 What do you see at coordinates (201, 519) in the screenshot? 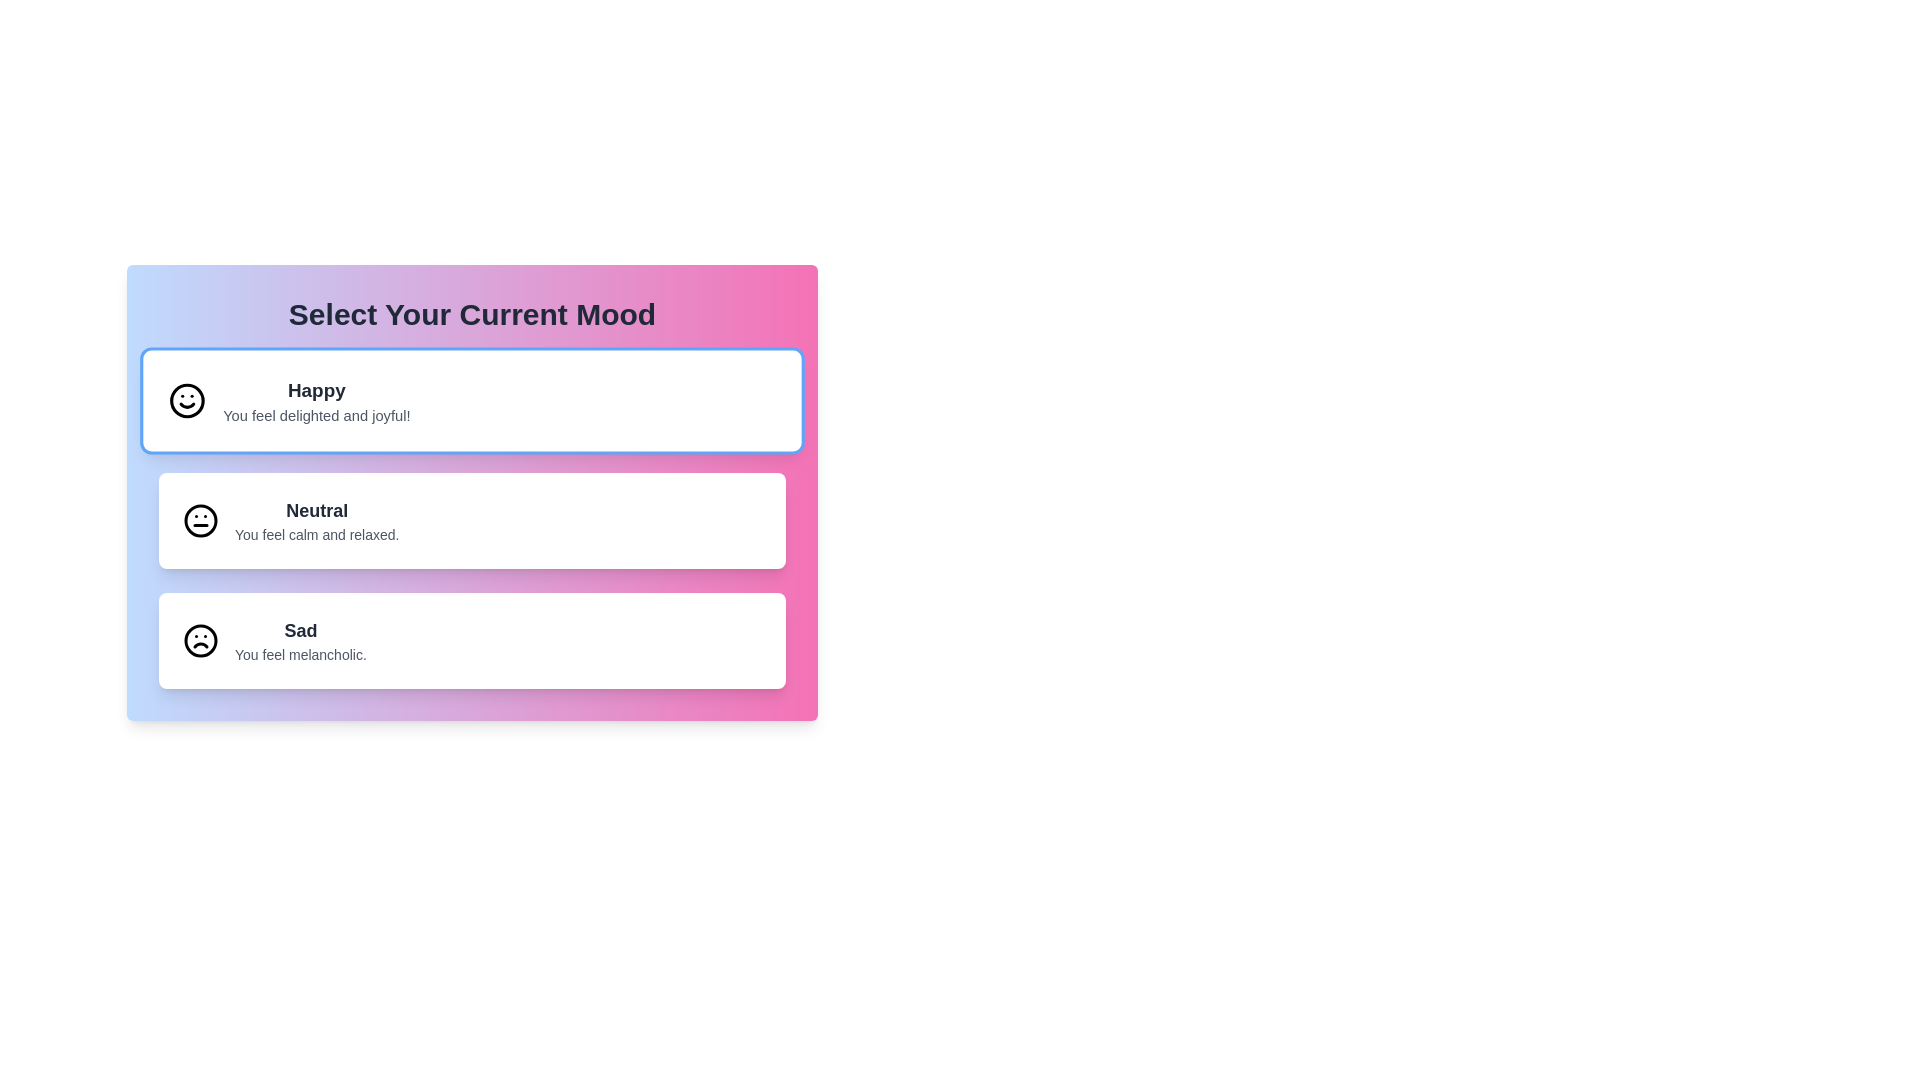
I see `the circular neutral face icon located next to the text 'Neutral' in the second row of options` at bounding box center [201, 519].